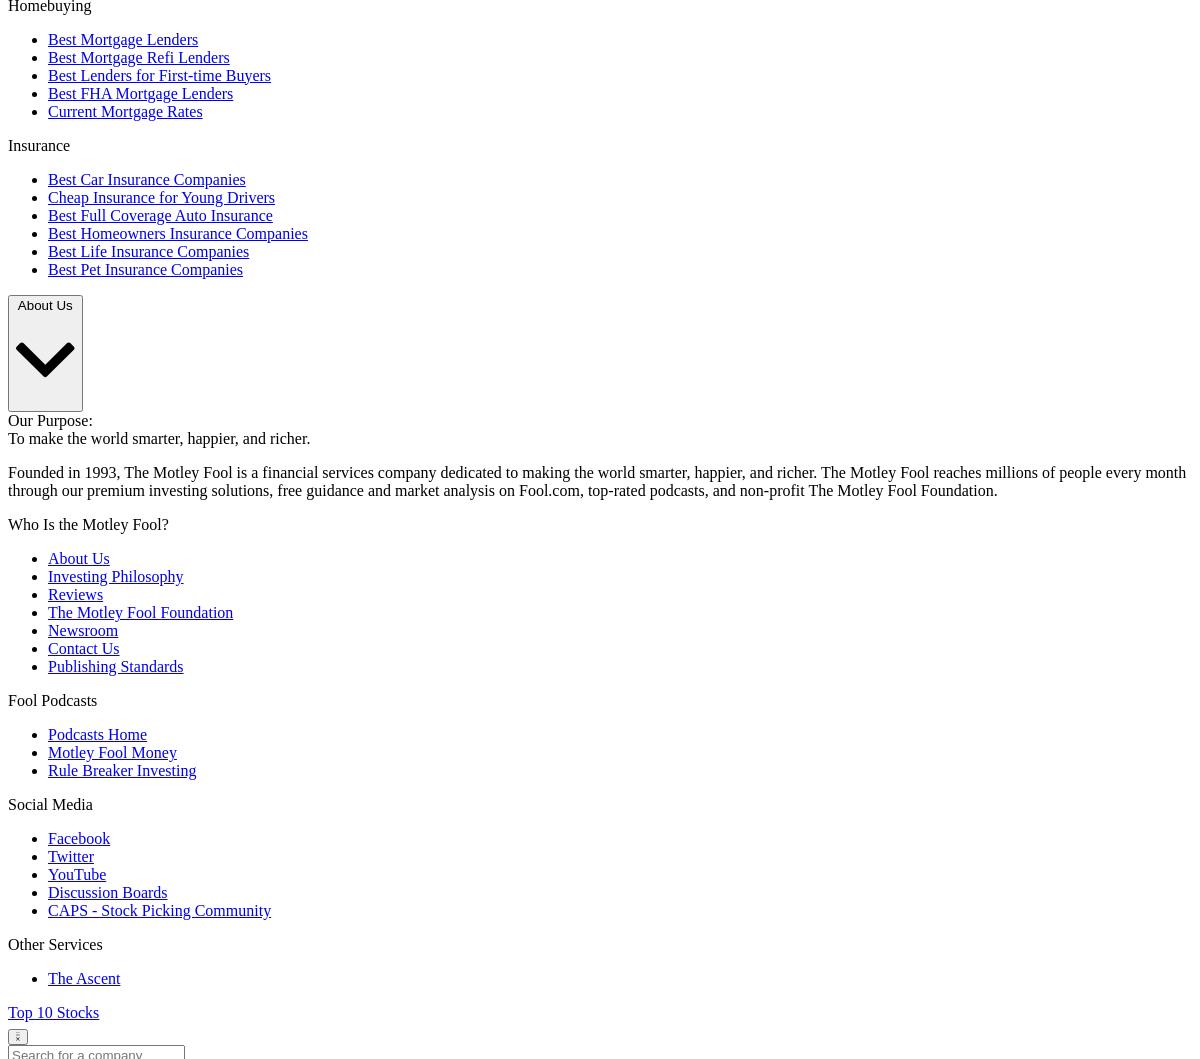 This screenshot has height=1059, width=1200. I want to click on 'Current Mortgage Rates', so click(125, 109).